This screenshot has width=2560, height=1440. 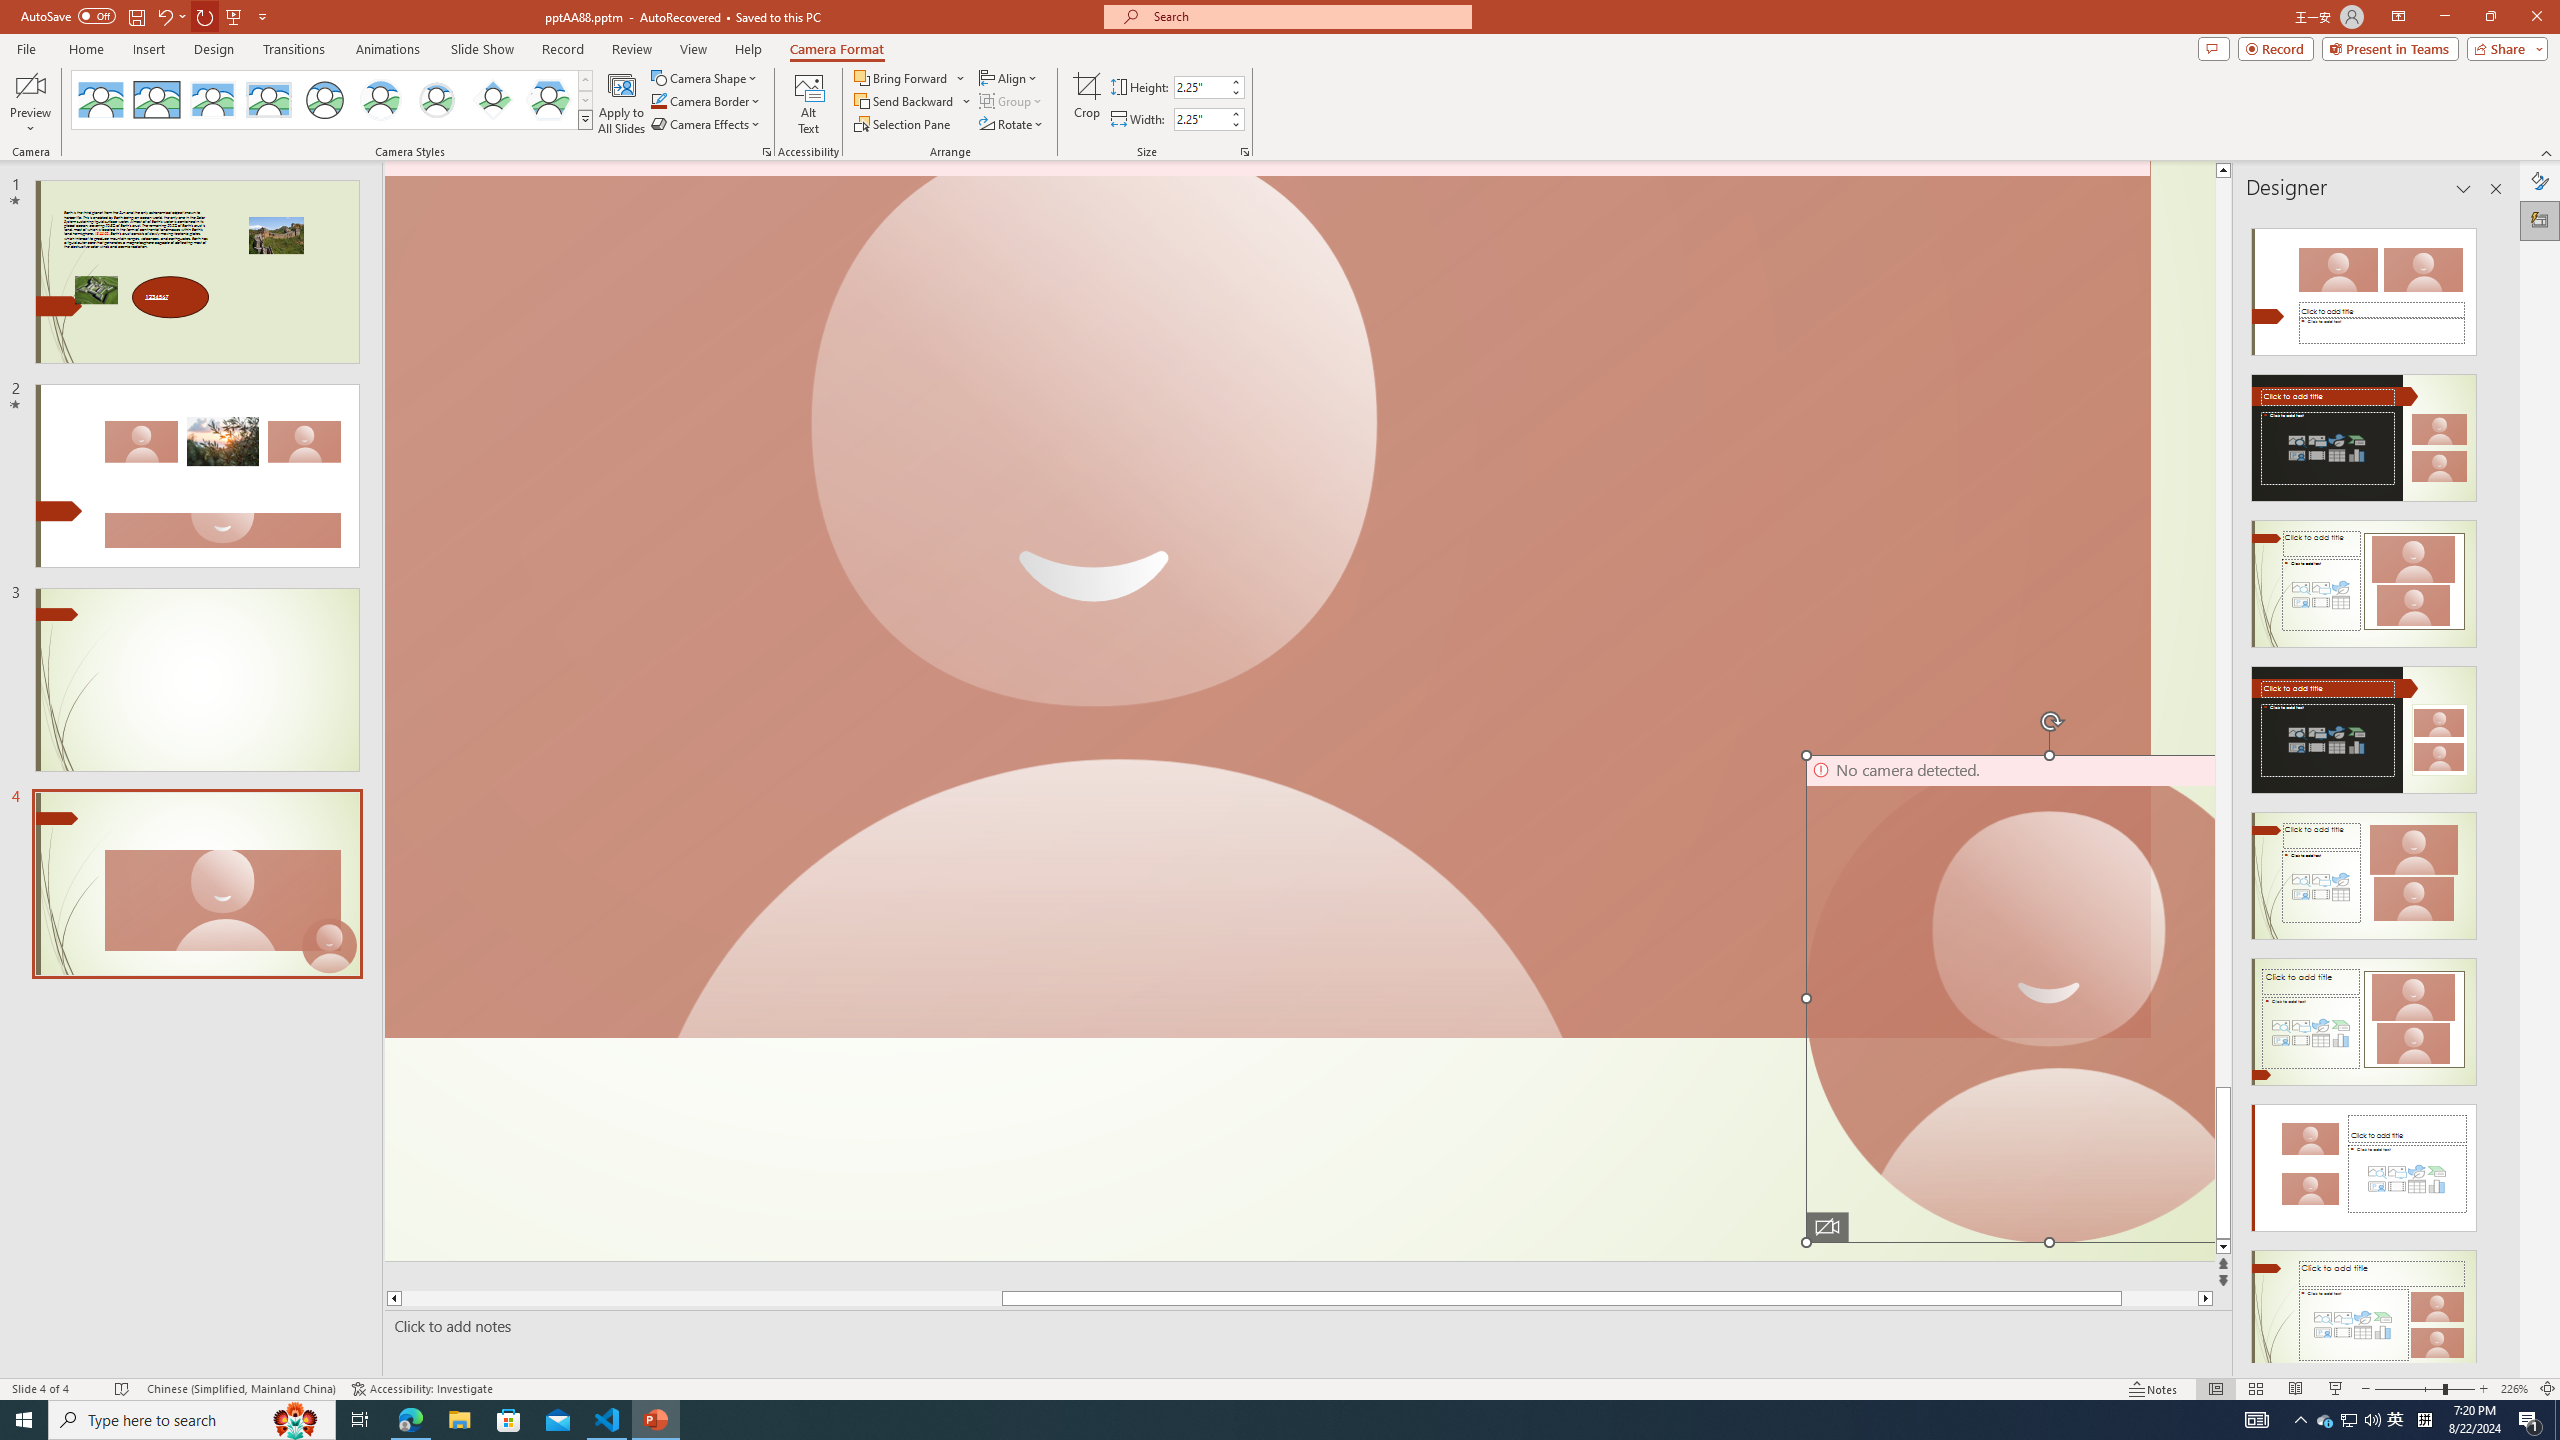 I want to click on 'Zoom 226%', so click(x=2515, y=1389).